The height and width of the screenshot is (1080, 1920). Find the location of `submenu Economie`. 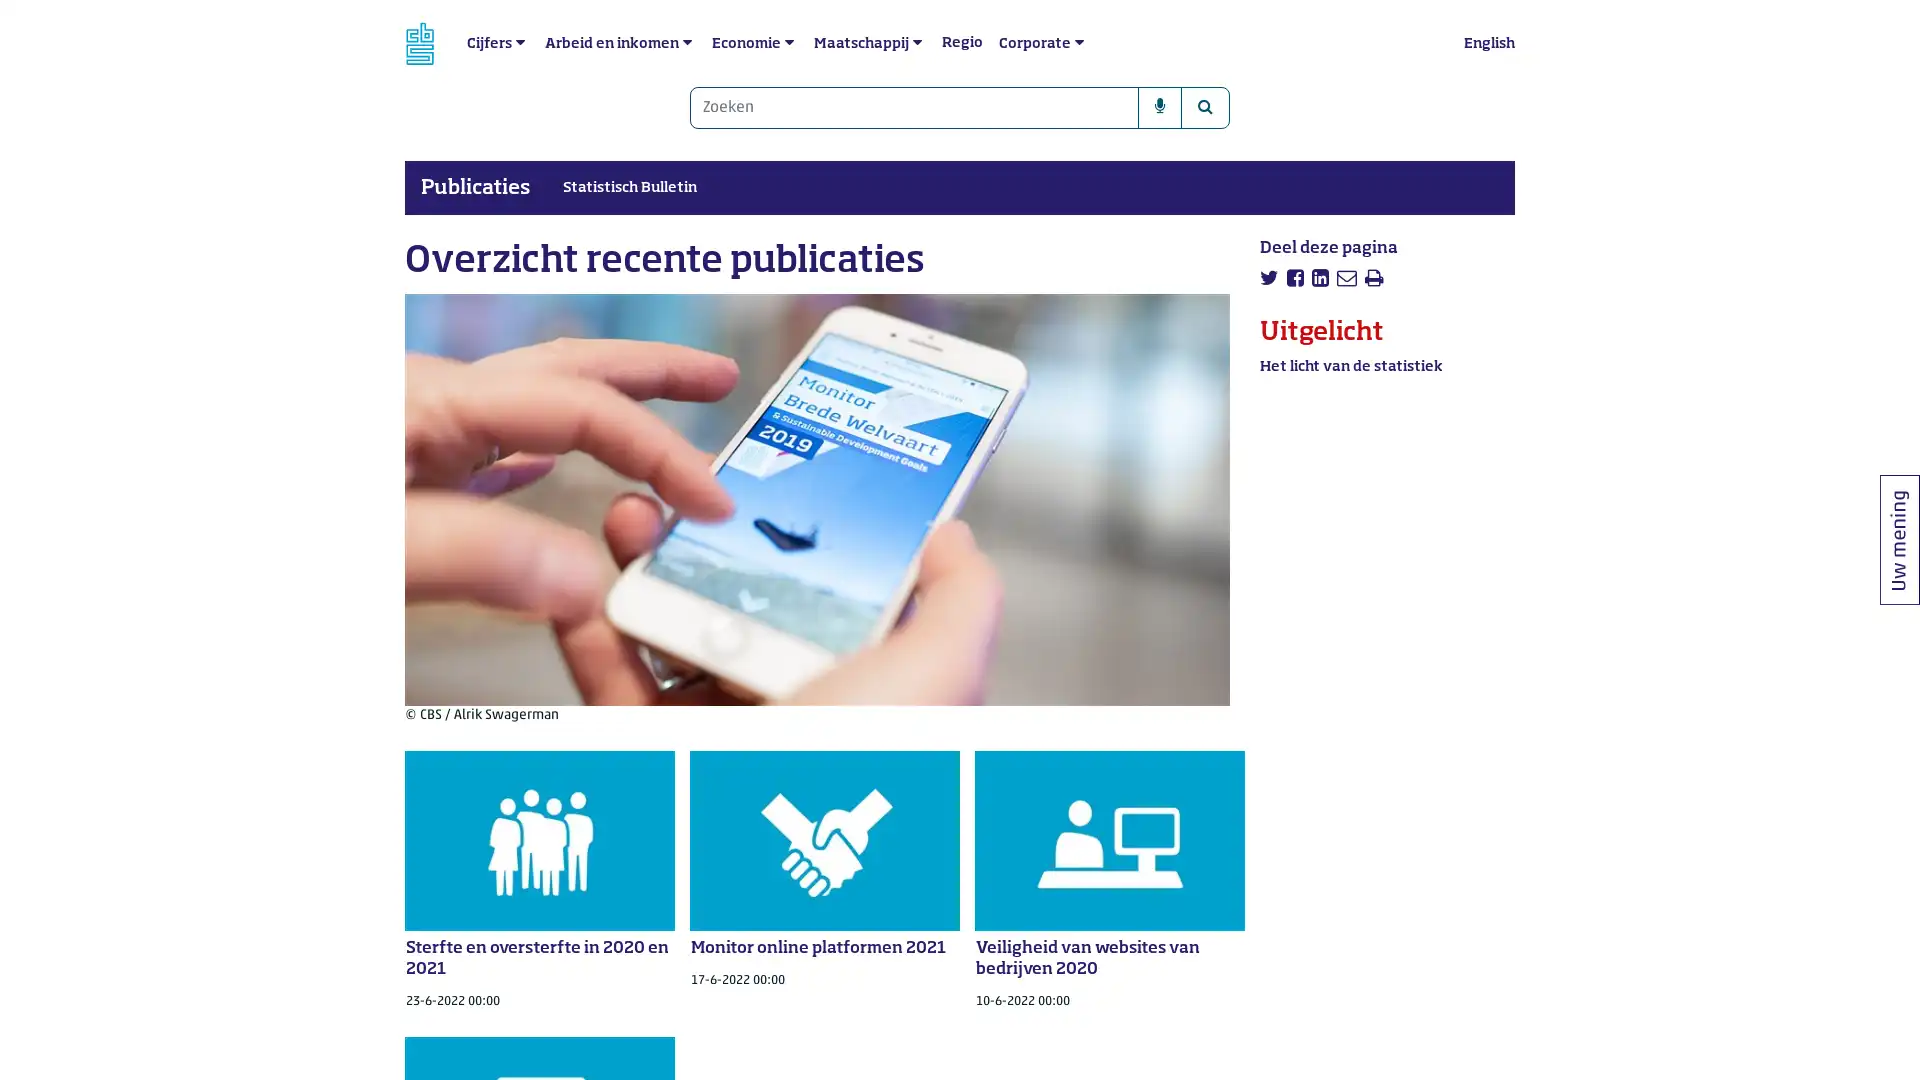

submenu Economie is located at coordinates (788, 42).